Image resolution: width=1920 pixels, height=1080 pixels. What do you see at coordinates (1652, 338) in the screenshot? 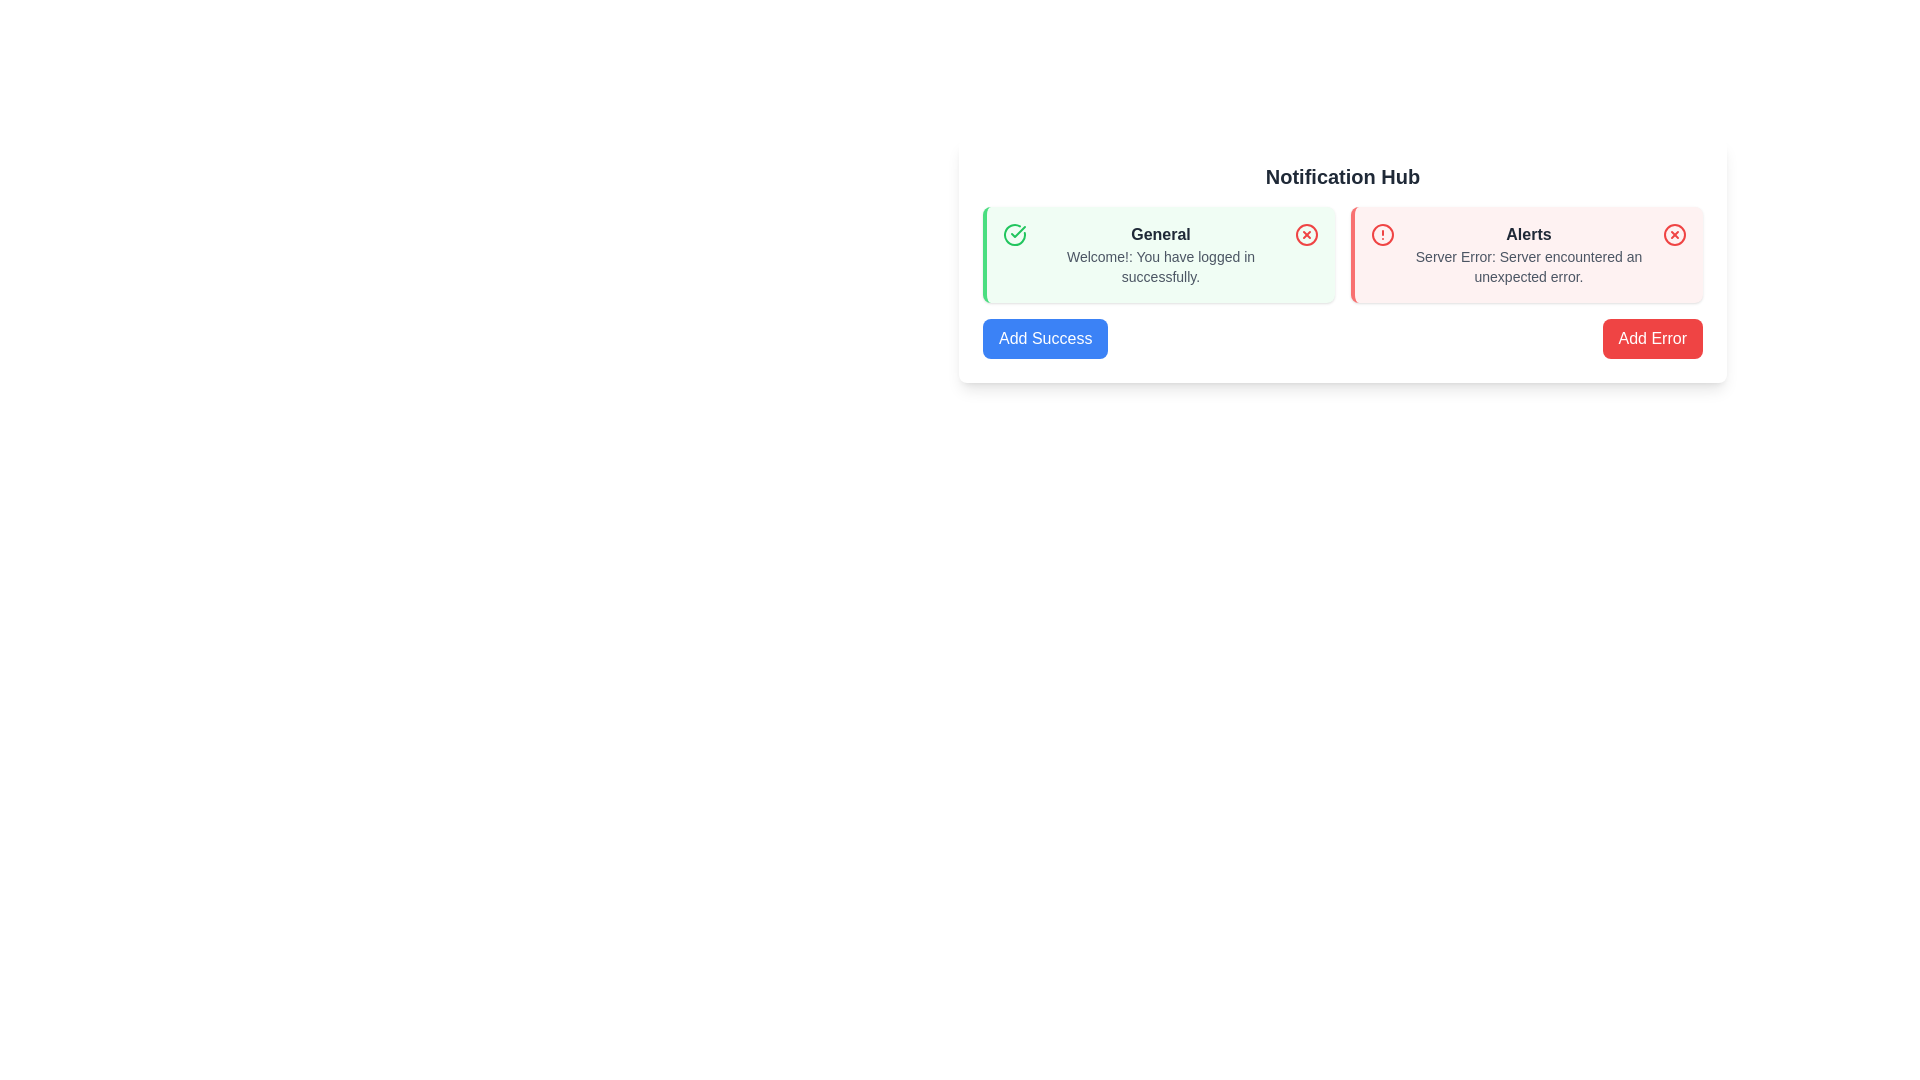
I see `the 'Add Error' button, which is a rectangular button with a red background and white text, located in the 'Notification Hub' region to the right of the 'Add Success' button` at bounding box center [1652, 338].